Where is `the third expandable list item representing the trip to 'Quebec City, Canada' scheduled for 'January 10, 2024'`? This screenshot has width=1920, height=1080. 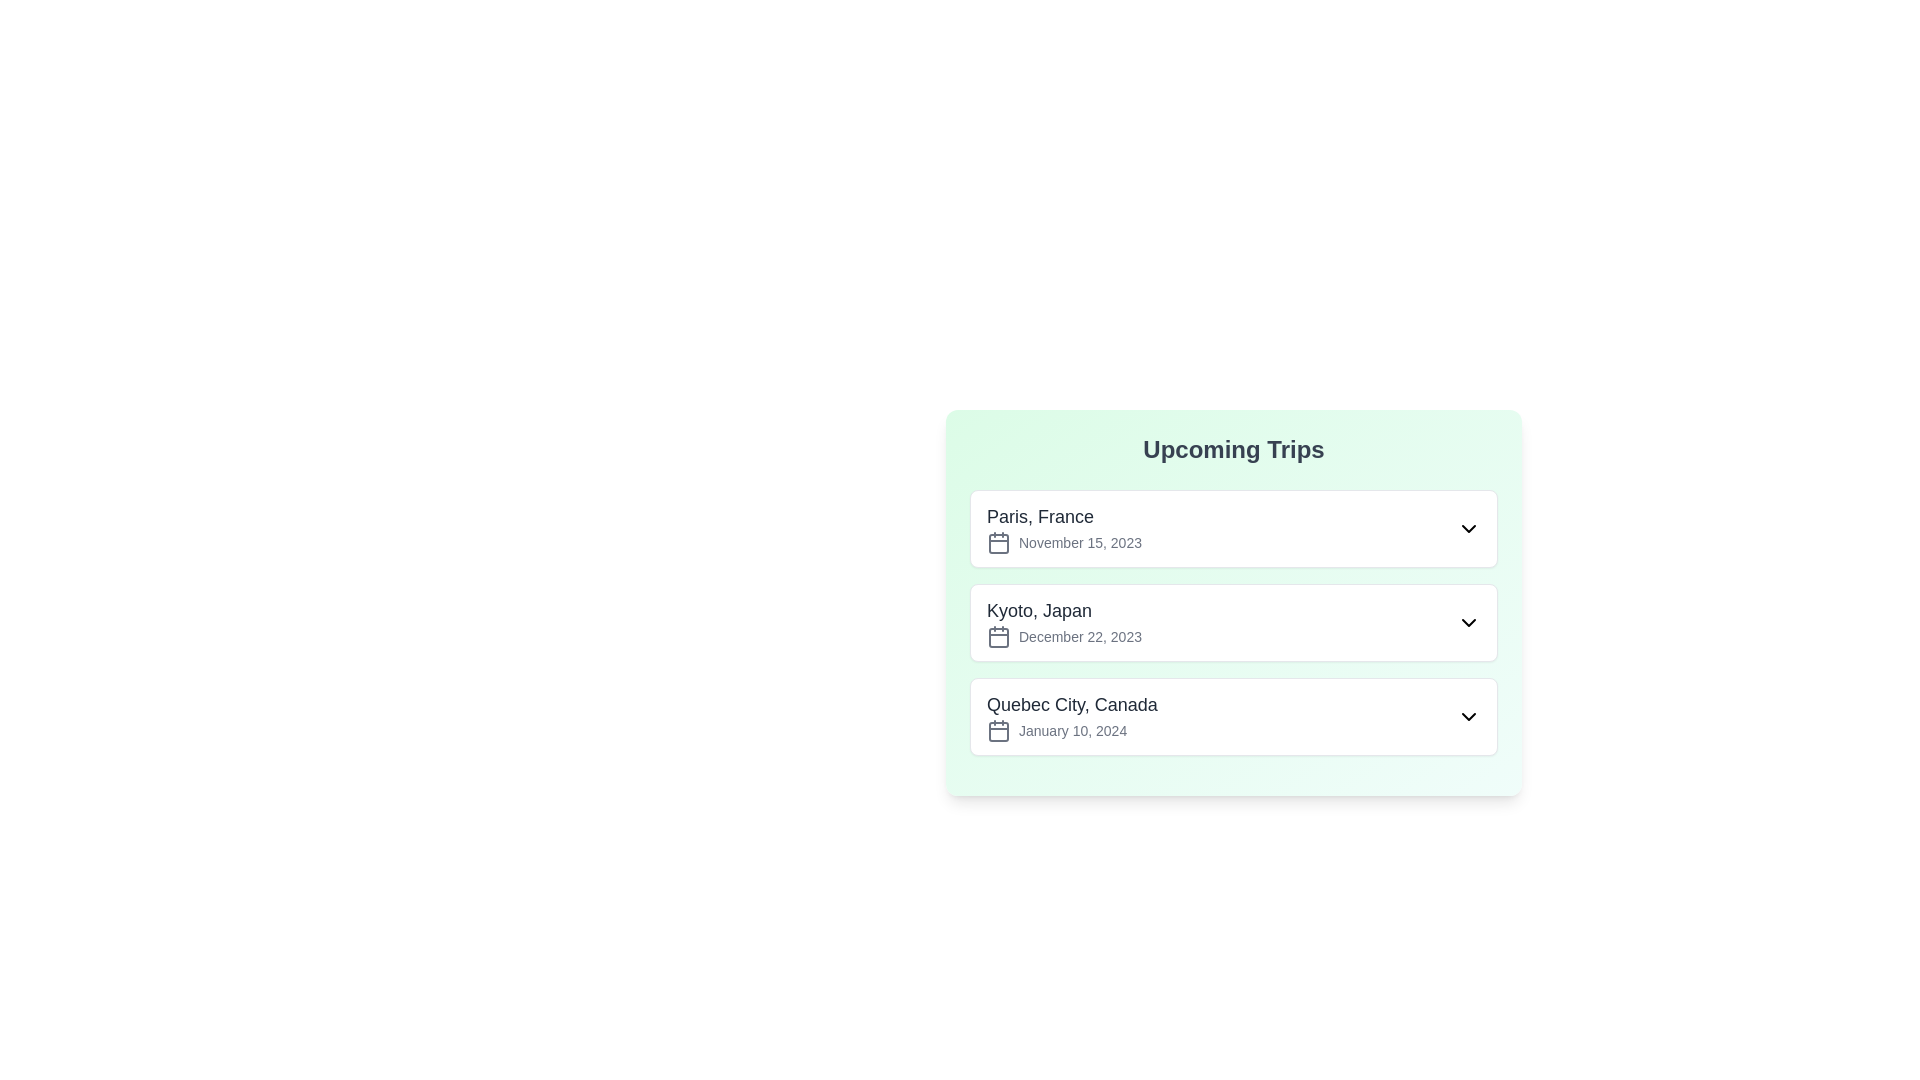 the third expandable list item representing the trip to 'Quebec City, Canada' scheduled for 'January 10, 2024' is located at coordinates (1232, 716).